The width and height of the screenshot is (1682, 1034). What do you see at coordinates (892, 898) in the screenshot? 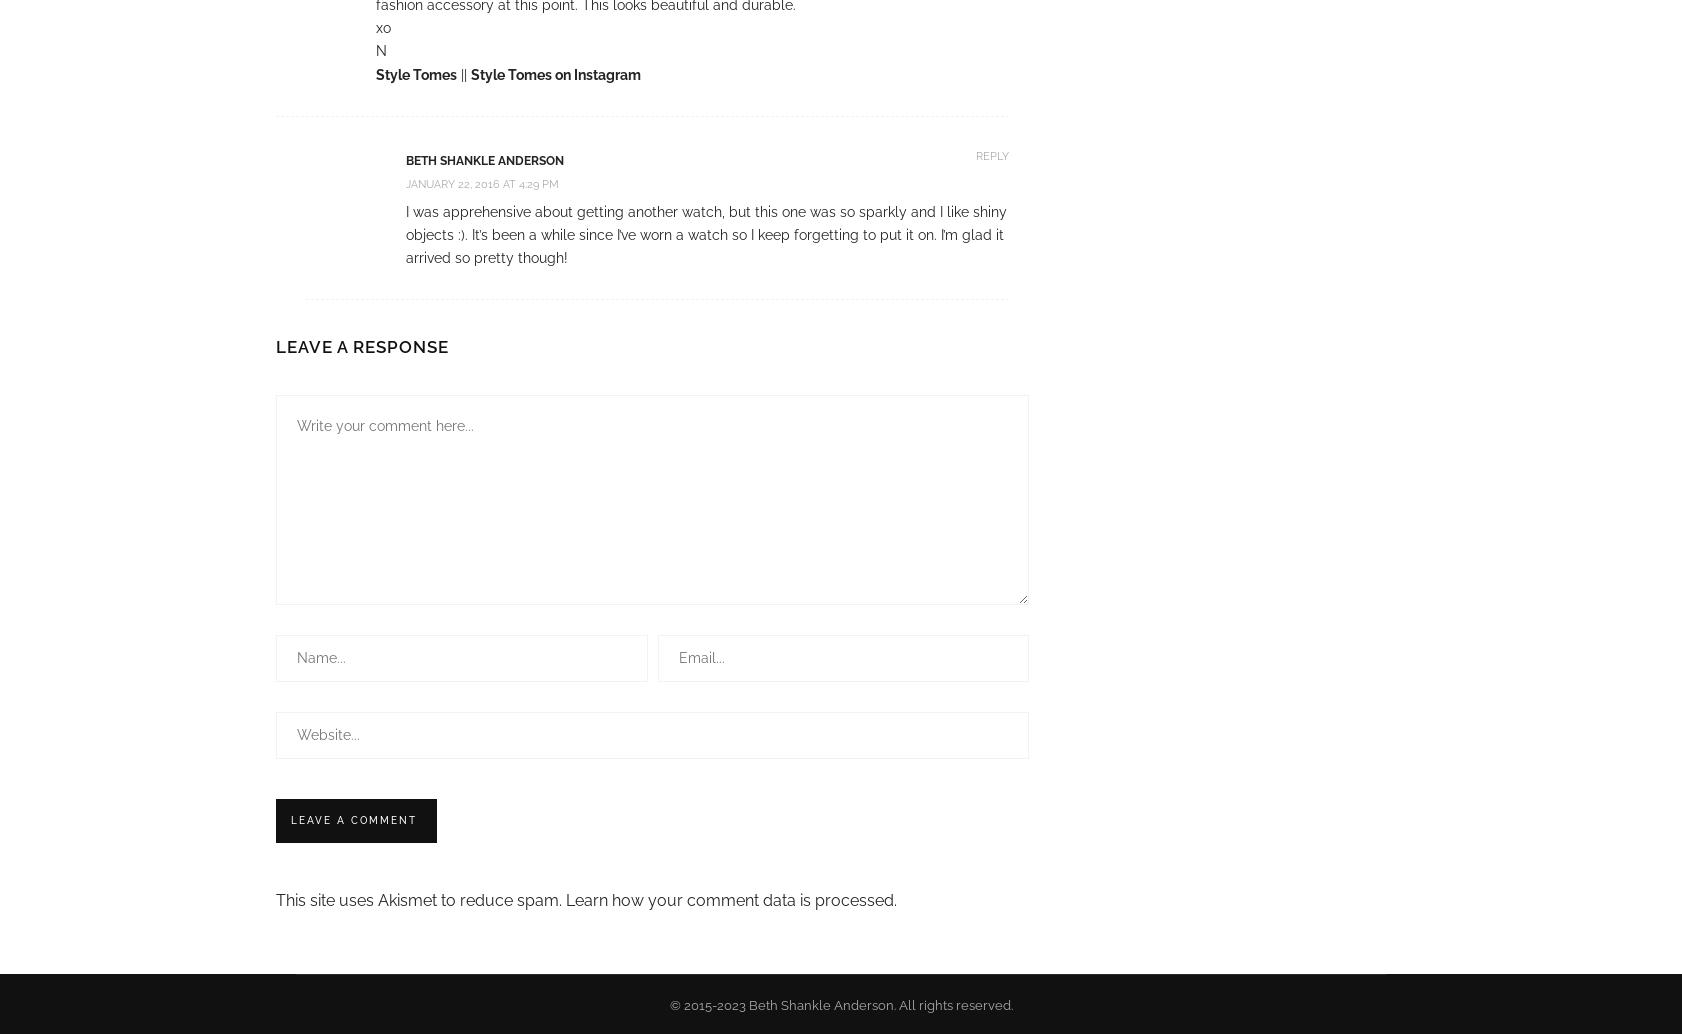
I see `'.'` at bounding box center [892, 898].